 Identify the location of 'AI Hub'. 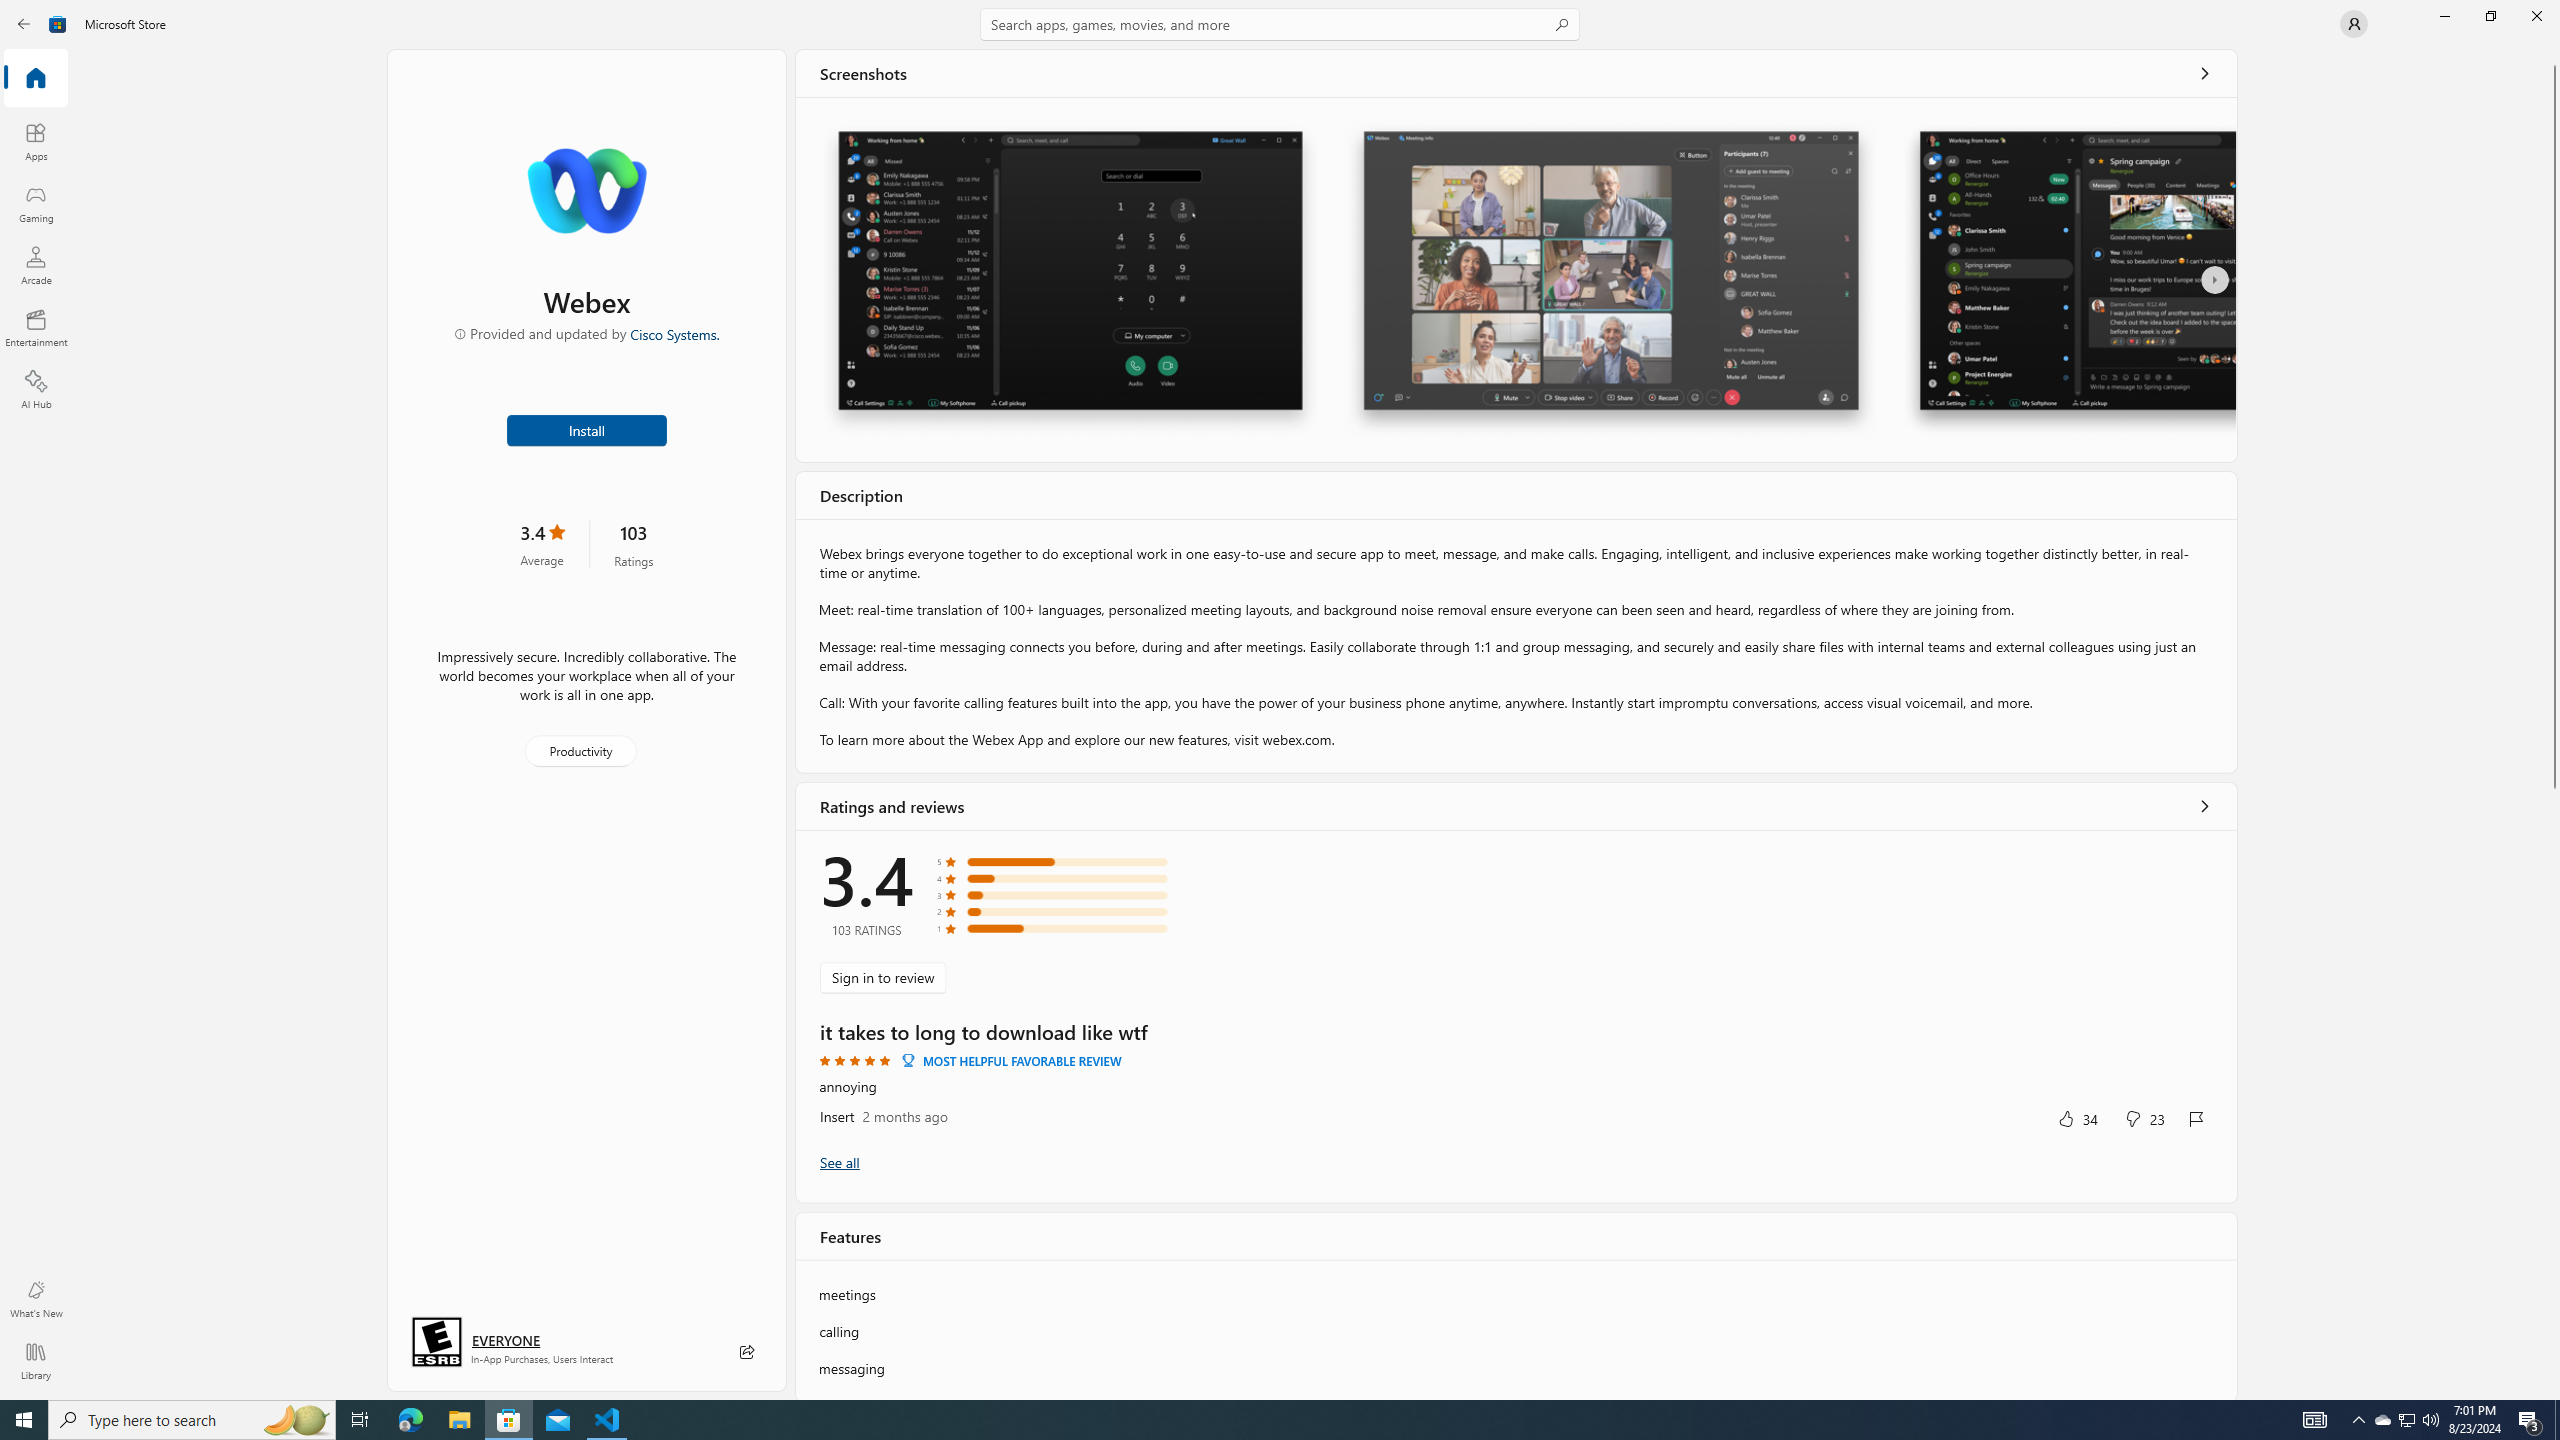
(34, 388).